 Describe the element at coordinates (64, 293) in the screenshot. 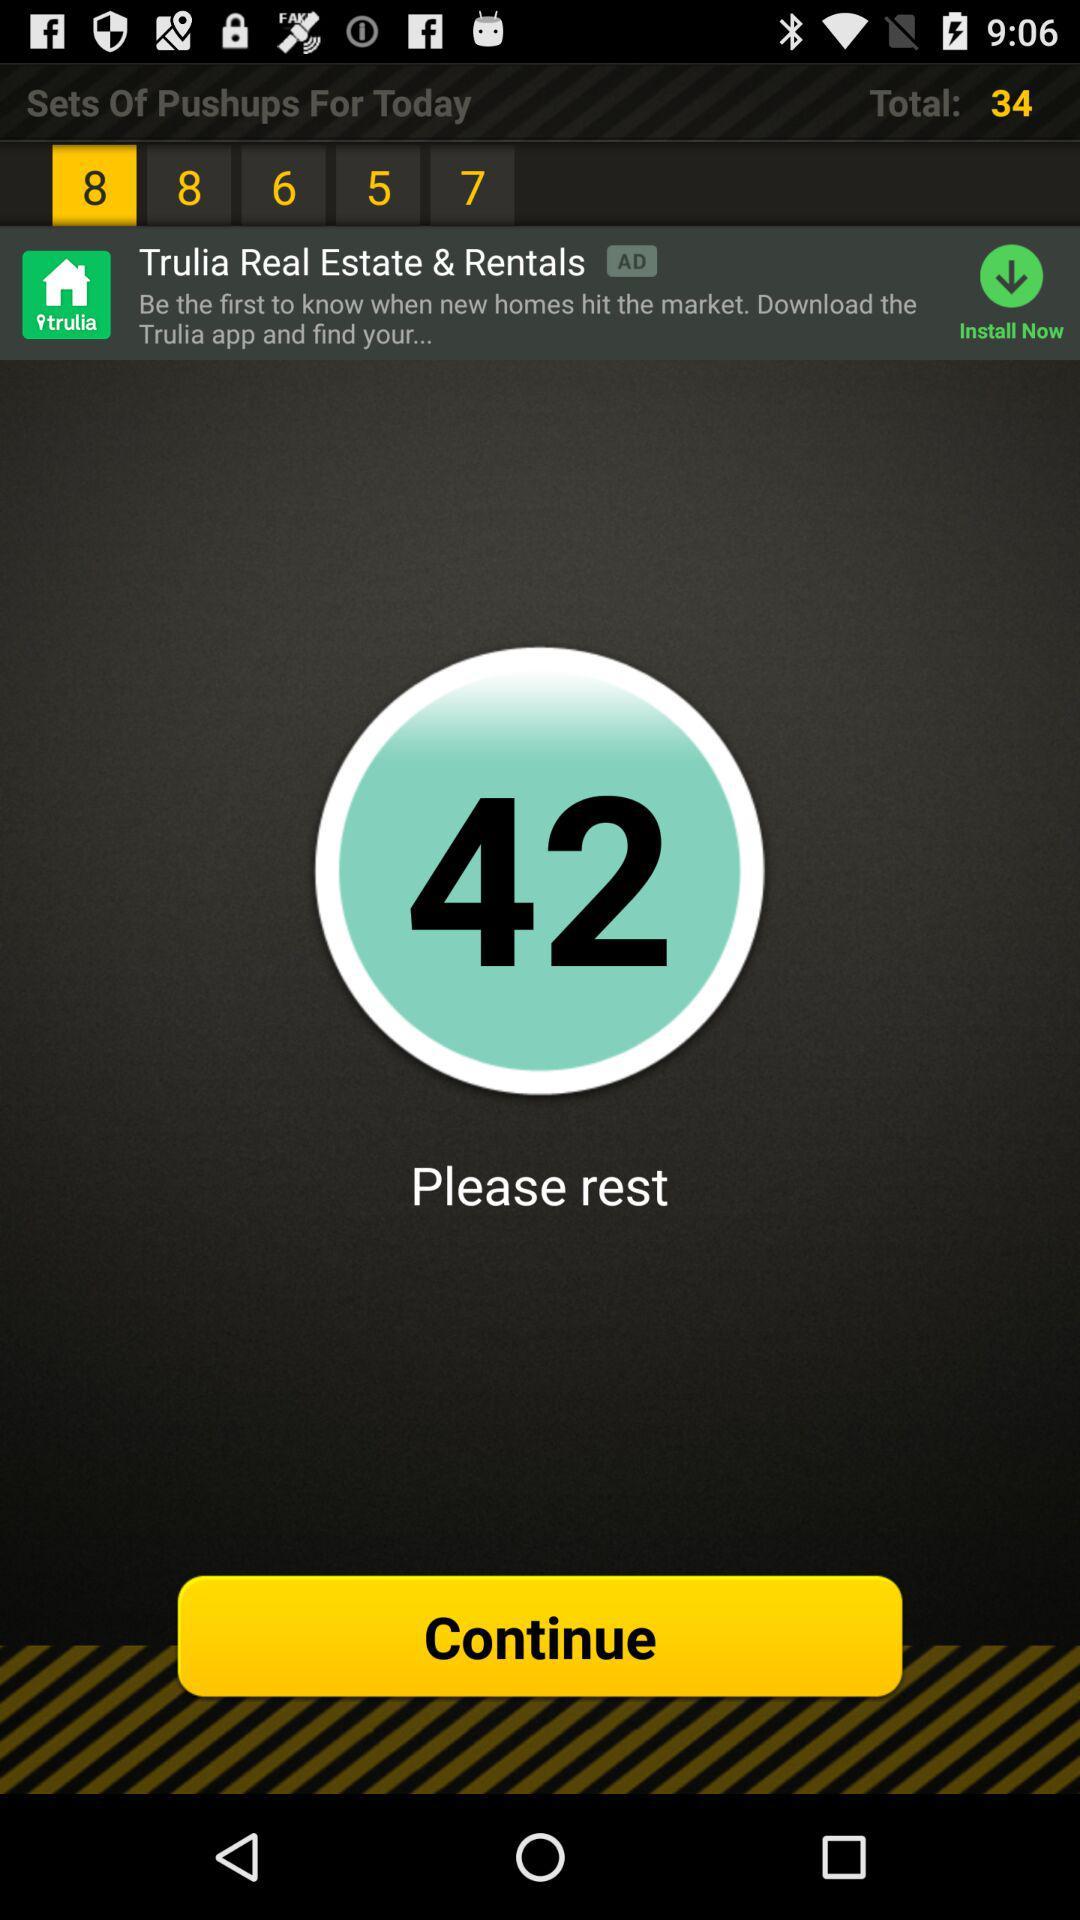

I see `the item below the 8` at that location.